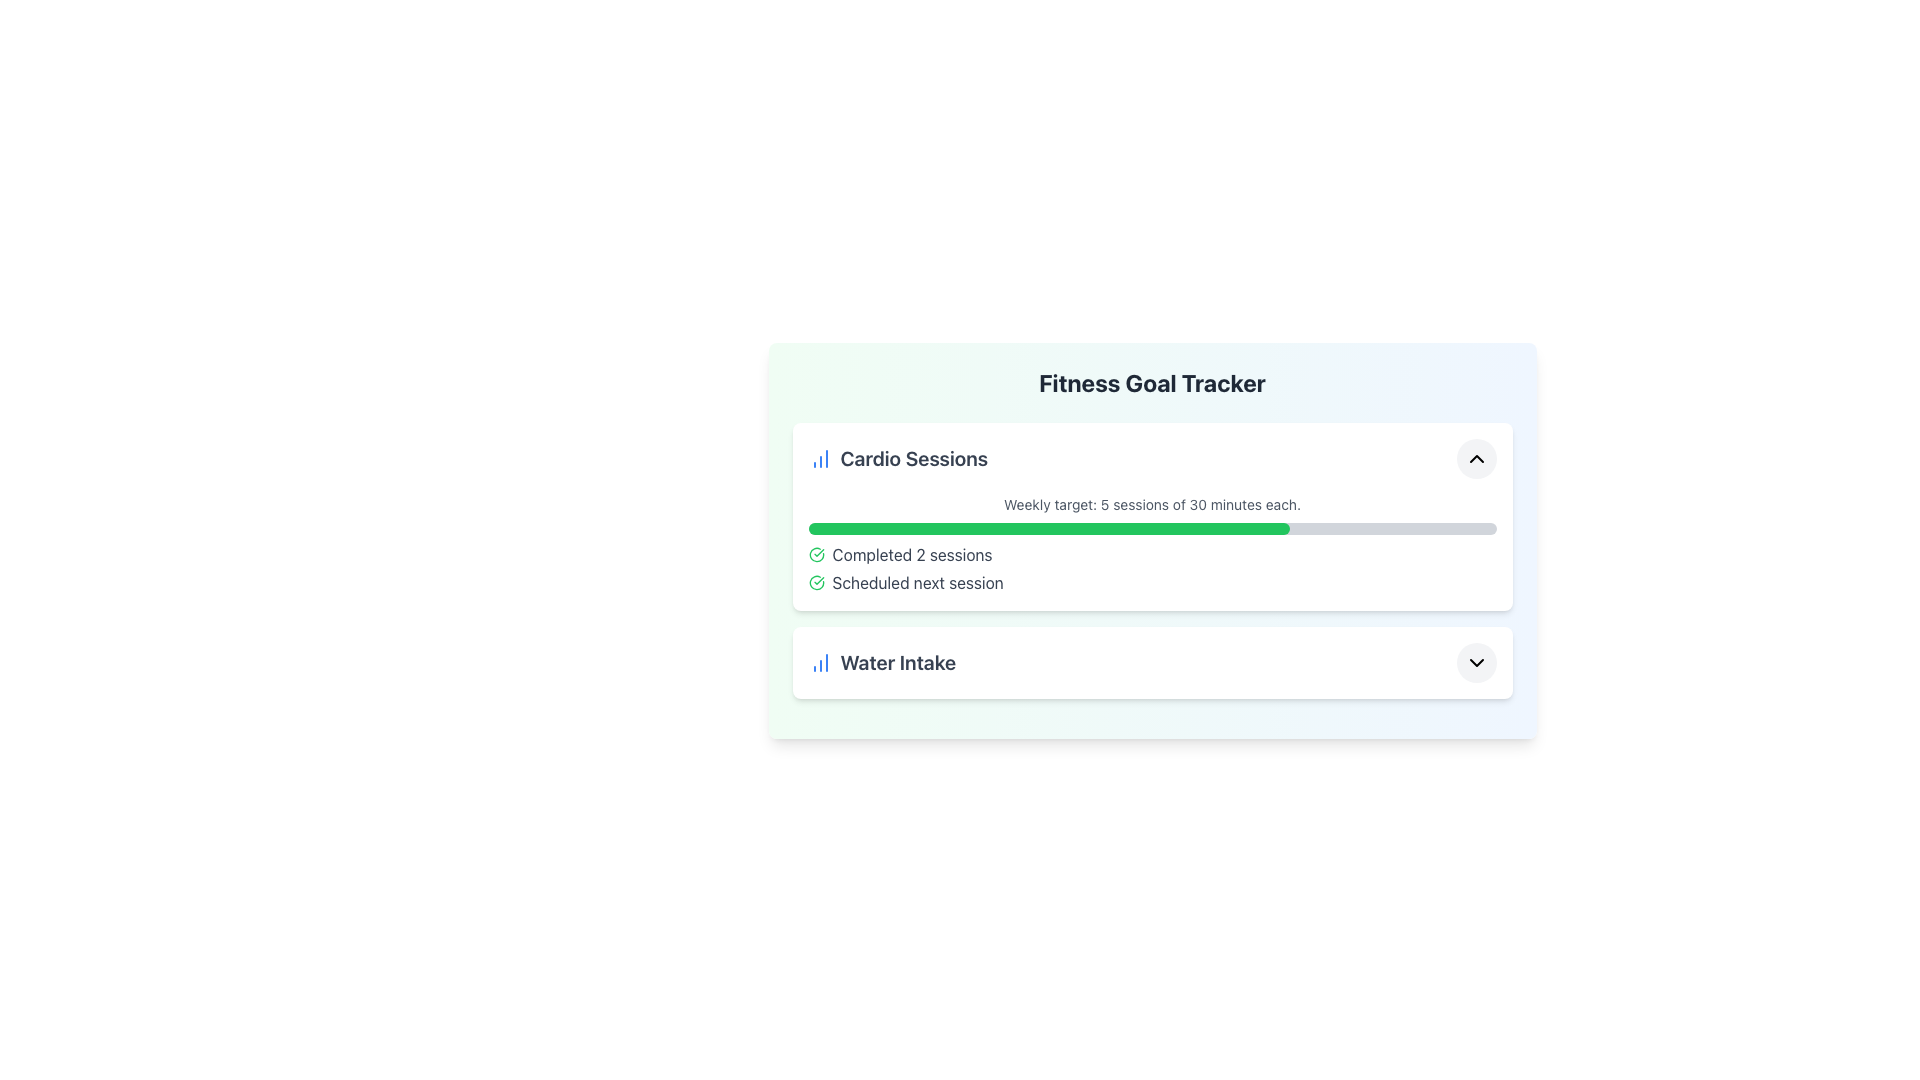 This screenshot has width=1920, height=1080. I want to click on the SVG icon located at the bottom-right corner of the 'Water Intake' card, so click(1476, 663).